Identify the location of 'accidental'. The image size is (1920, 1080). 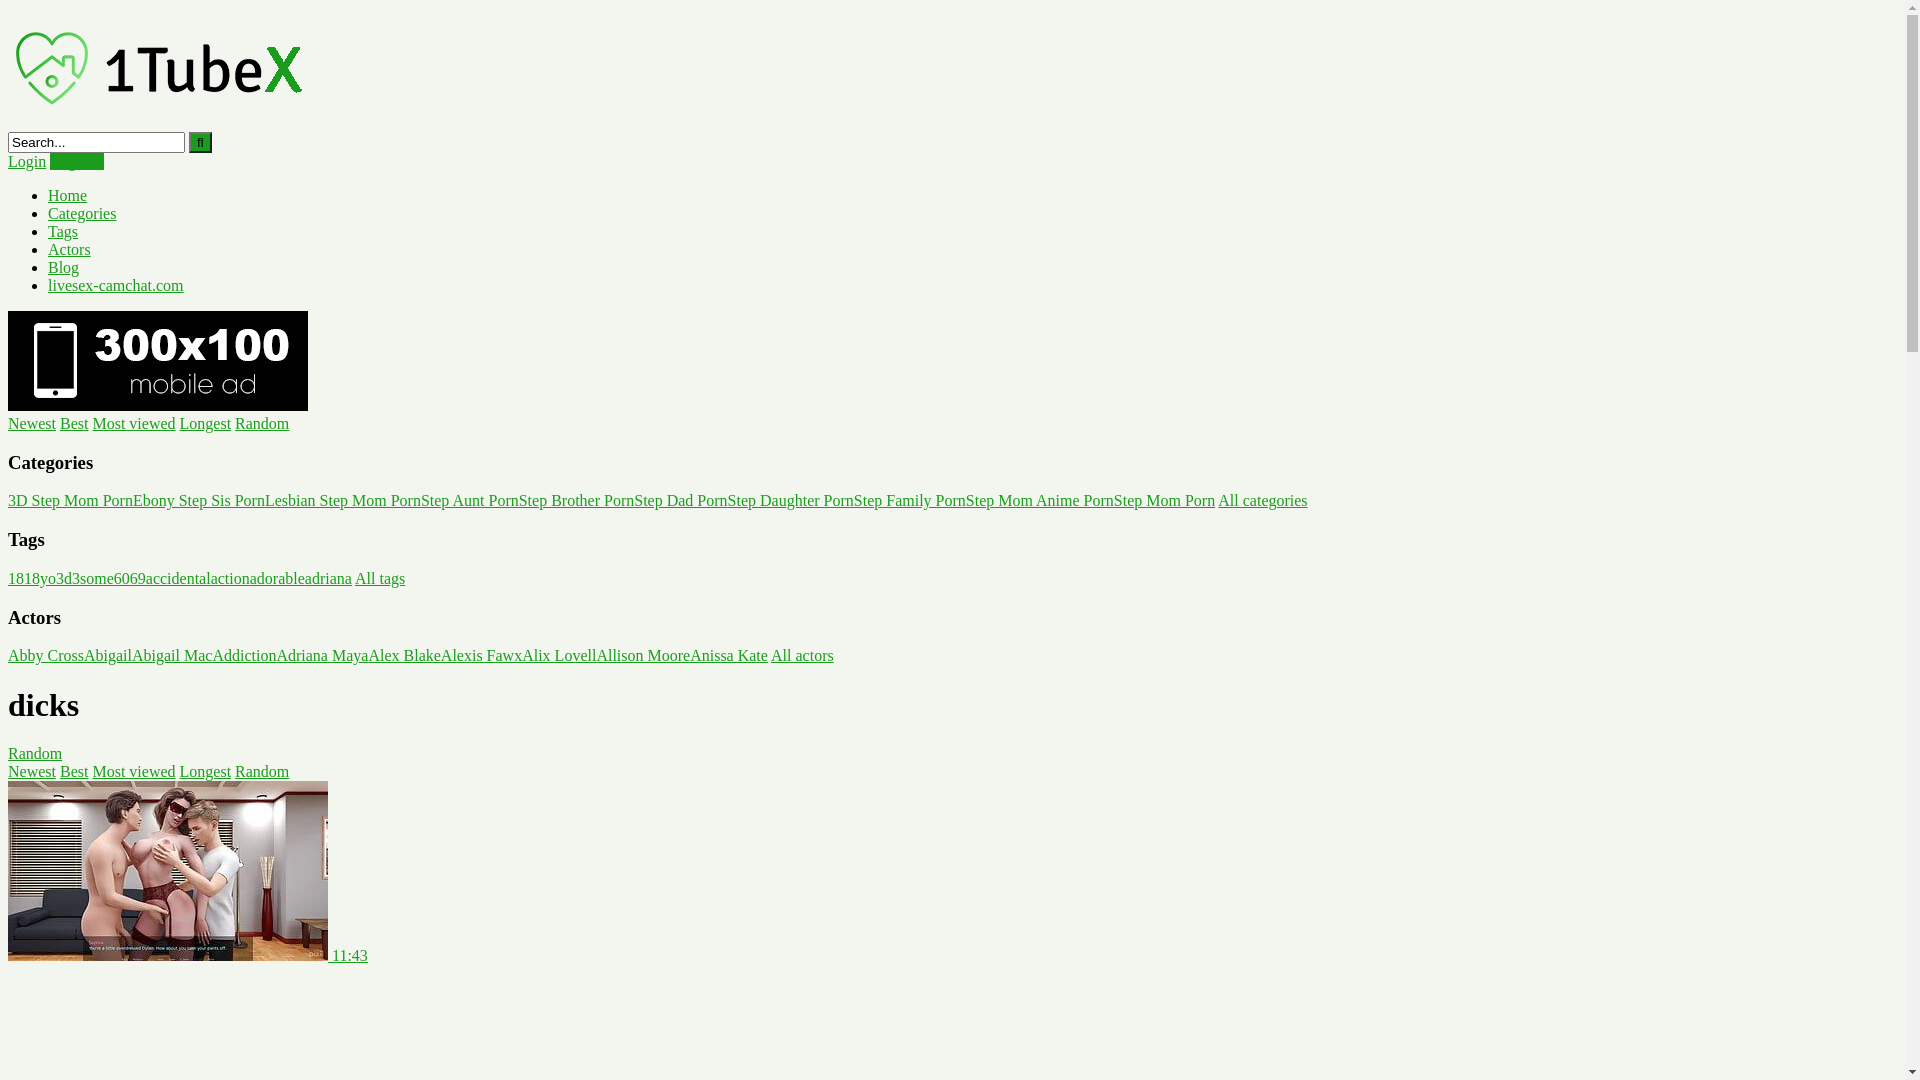
(178, 578).